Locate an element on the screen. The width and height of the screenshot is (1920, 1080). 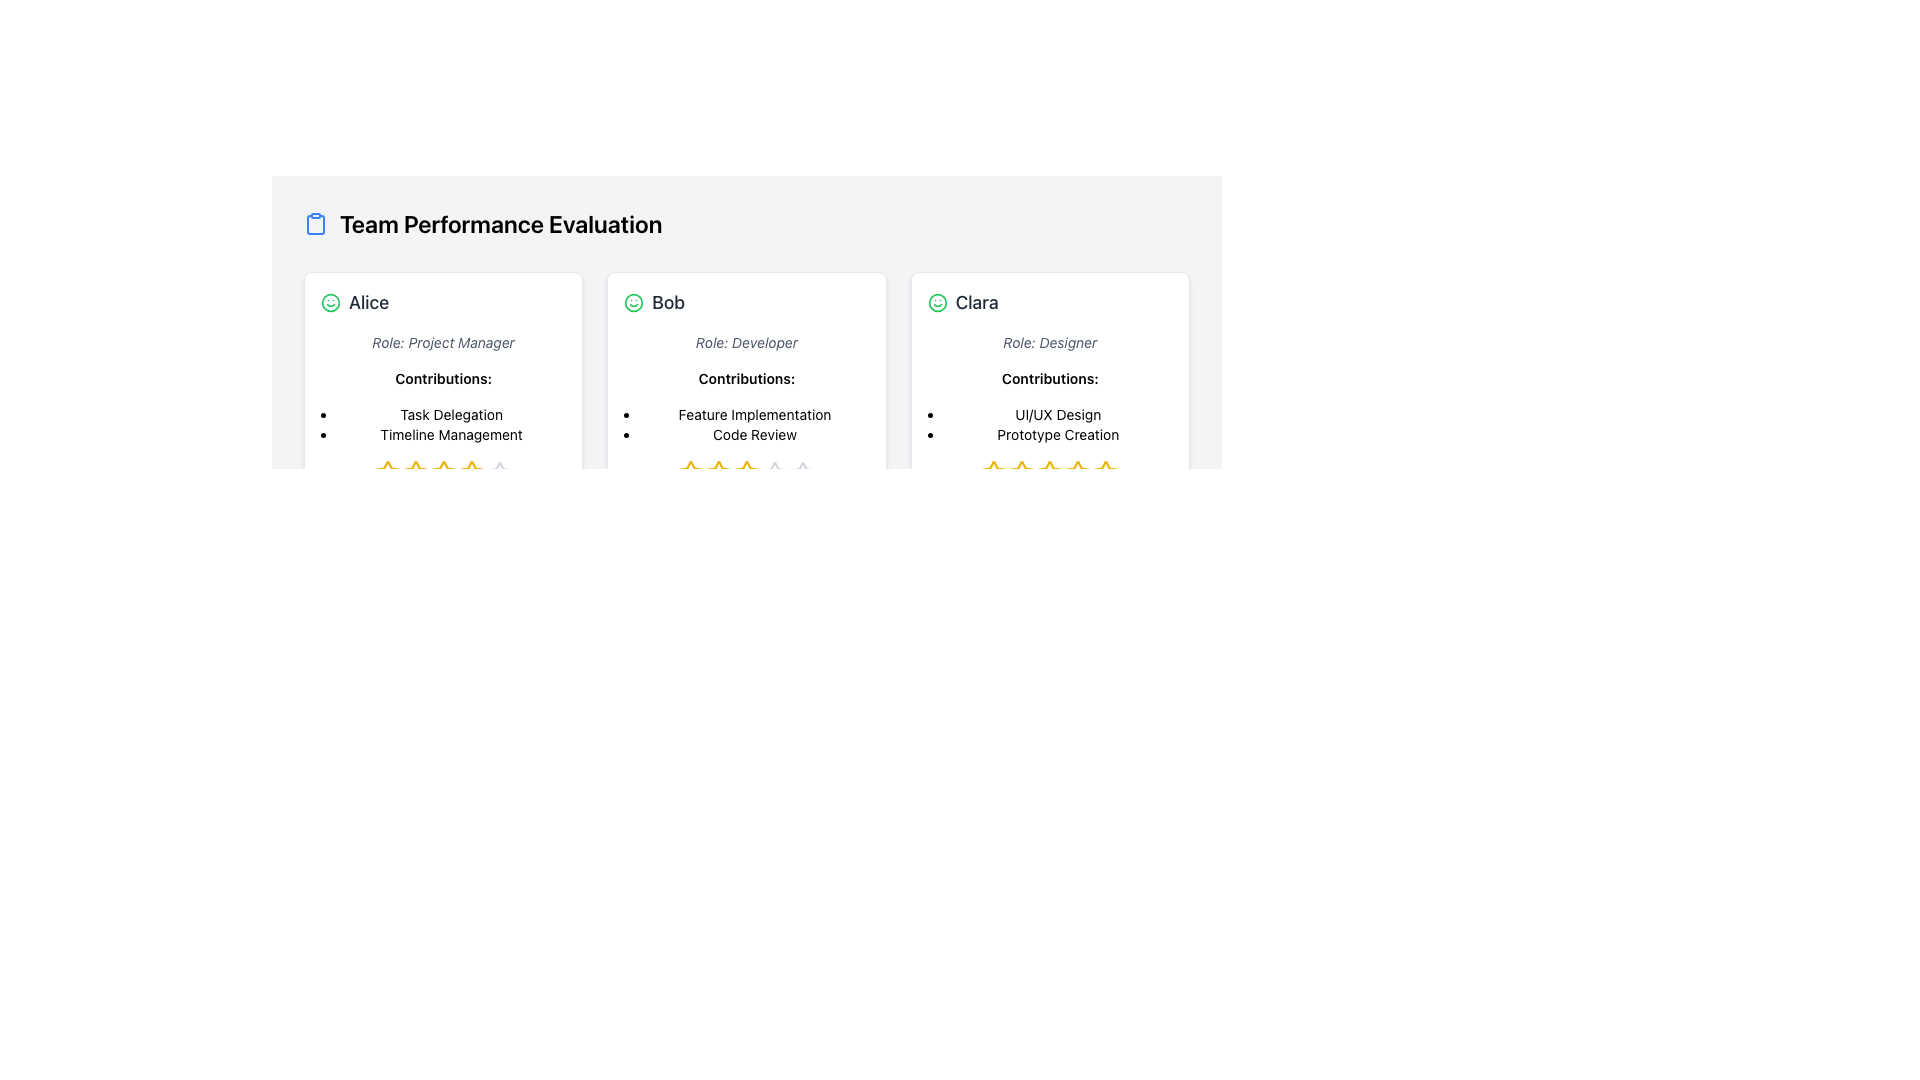
the text label displaying Alice's key responsibility under the 'Contributions' header in her card is located at coordinates (450, 414).